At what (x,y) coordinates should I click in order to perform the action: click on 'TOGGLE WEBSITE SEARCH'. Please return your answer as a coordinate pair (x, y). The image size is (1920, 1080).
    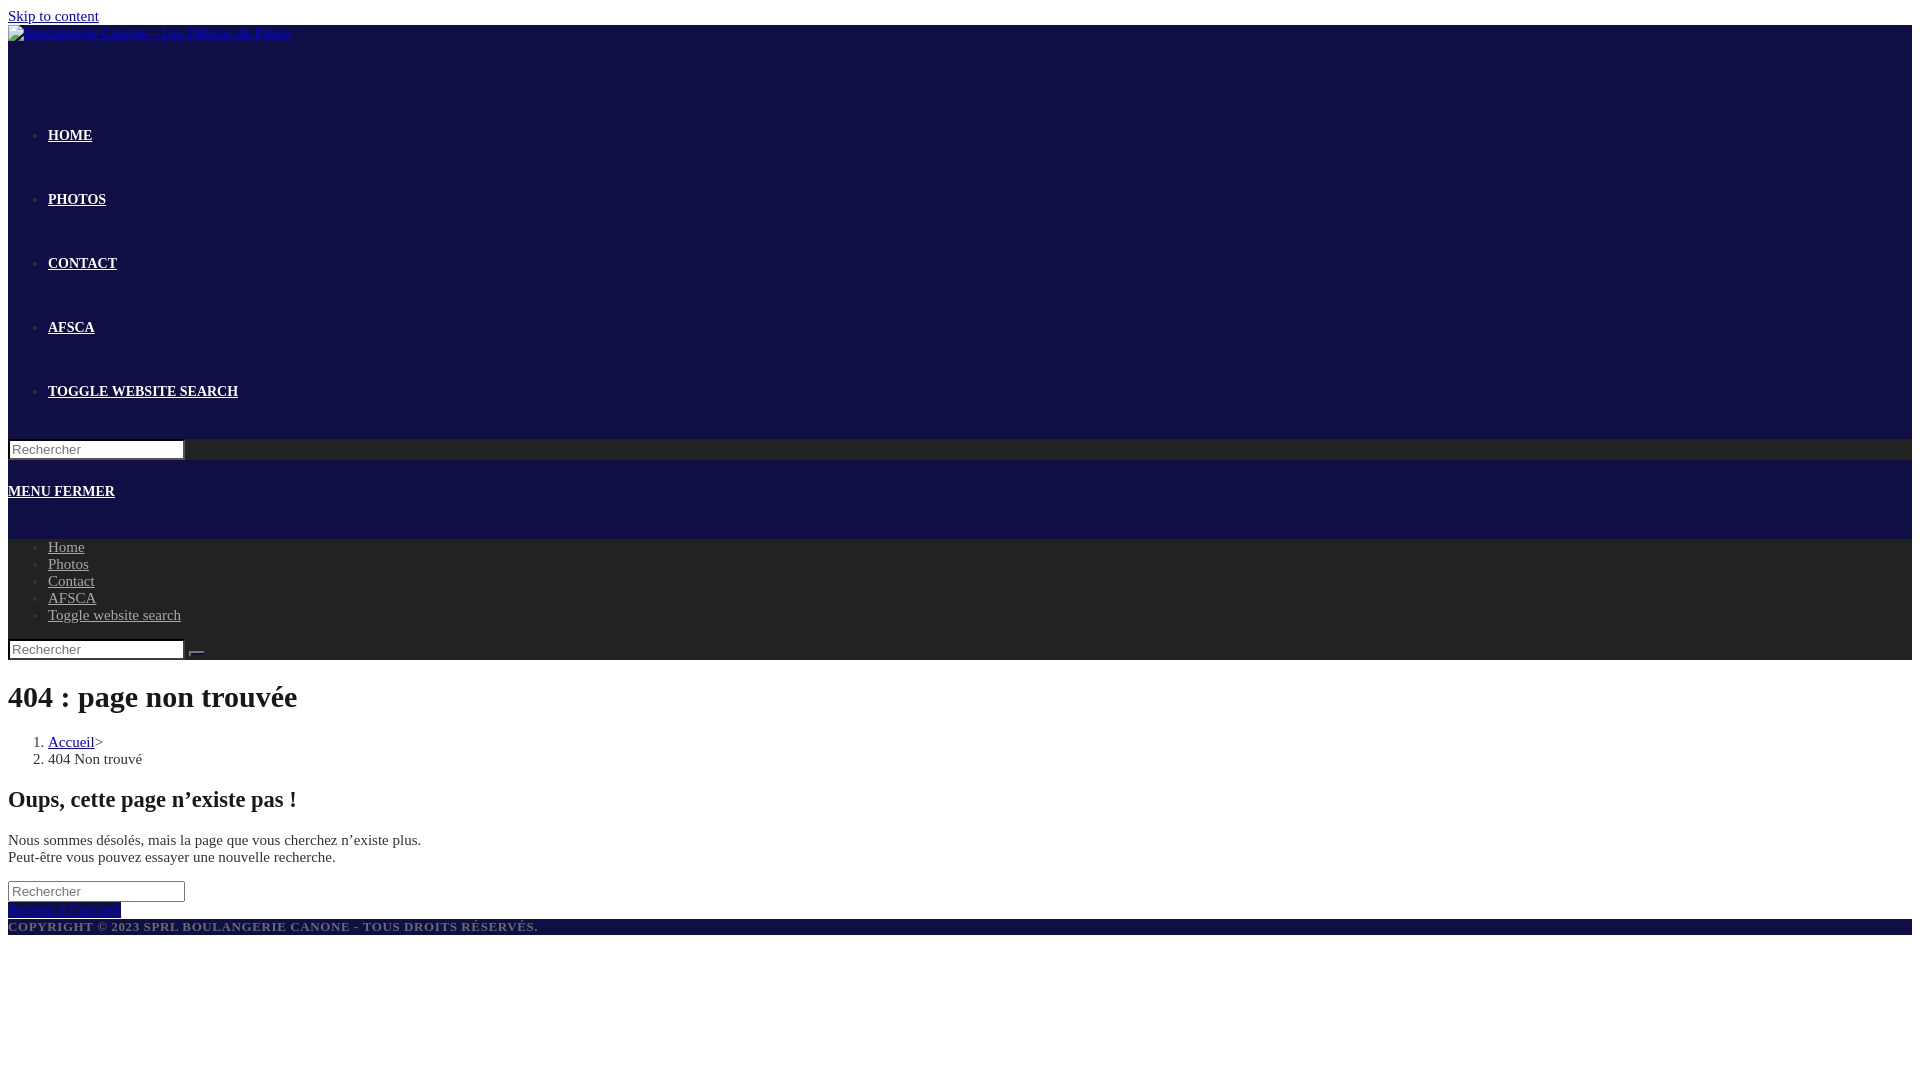
    Looking at the image, I should click on (142, 391).